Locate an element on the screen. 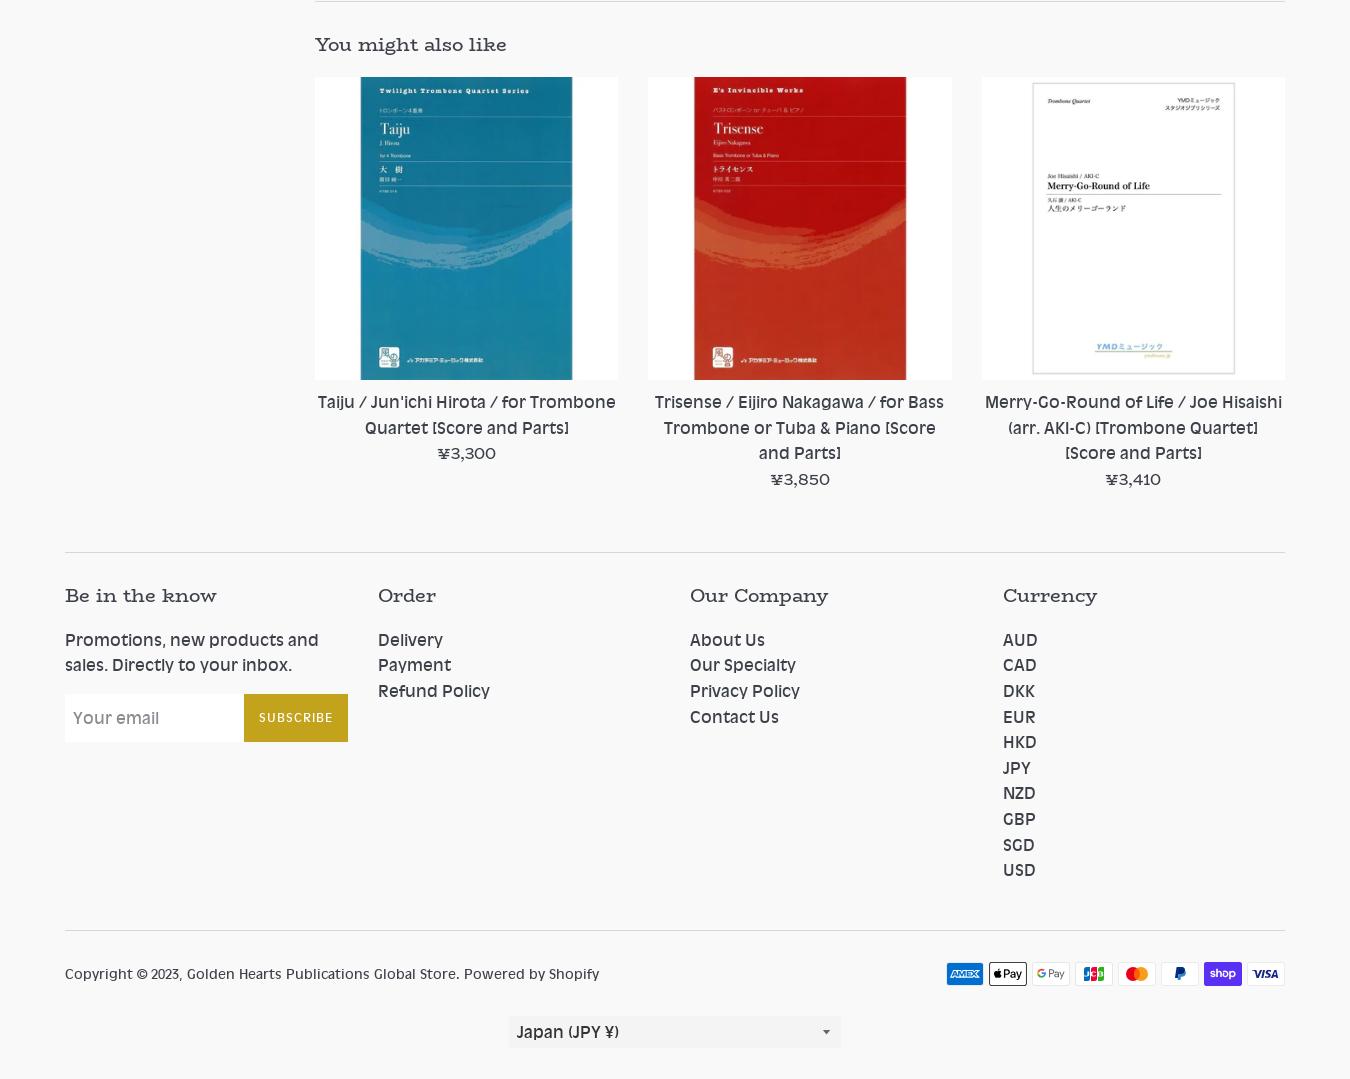  'JPY' is located at coordinates (1016, 766).